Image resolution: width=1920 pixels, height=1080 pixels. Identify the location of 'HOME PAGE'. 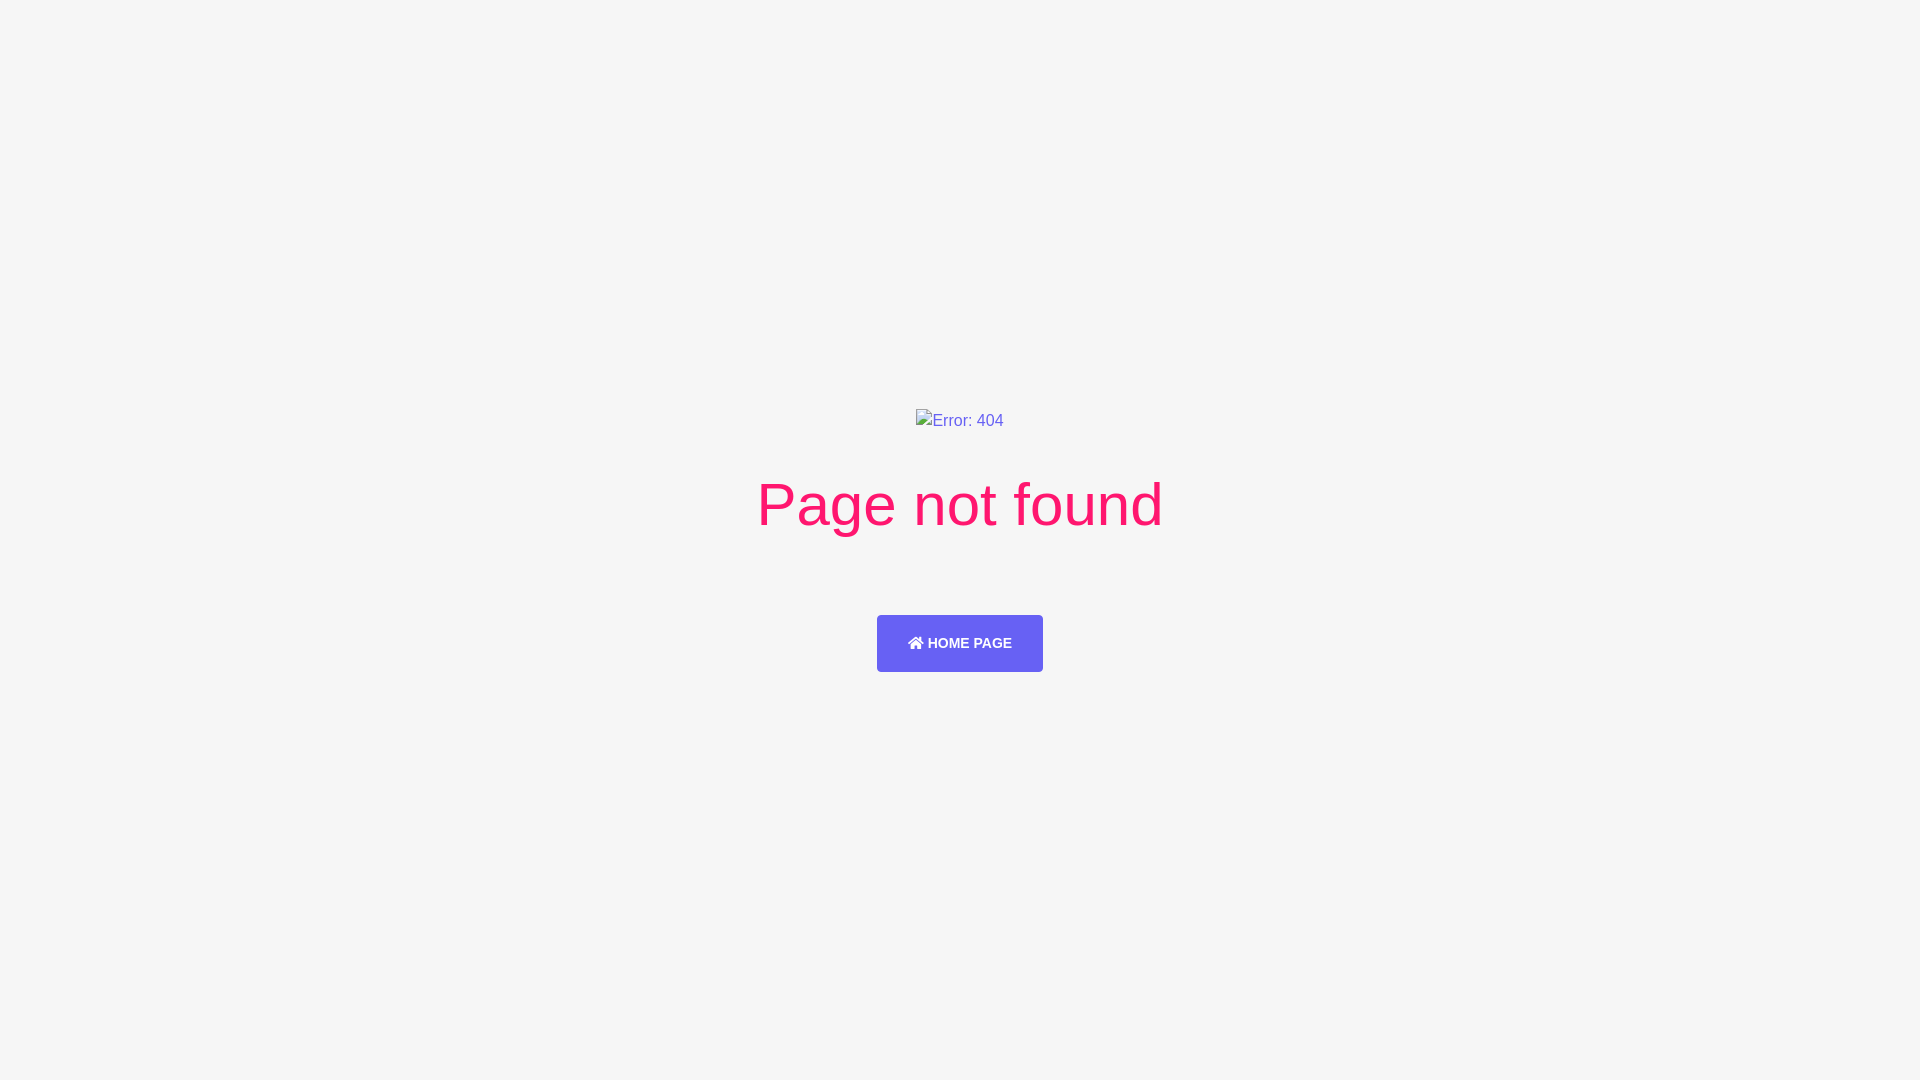
(960, 642).